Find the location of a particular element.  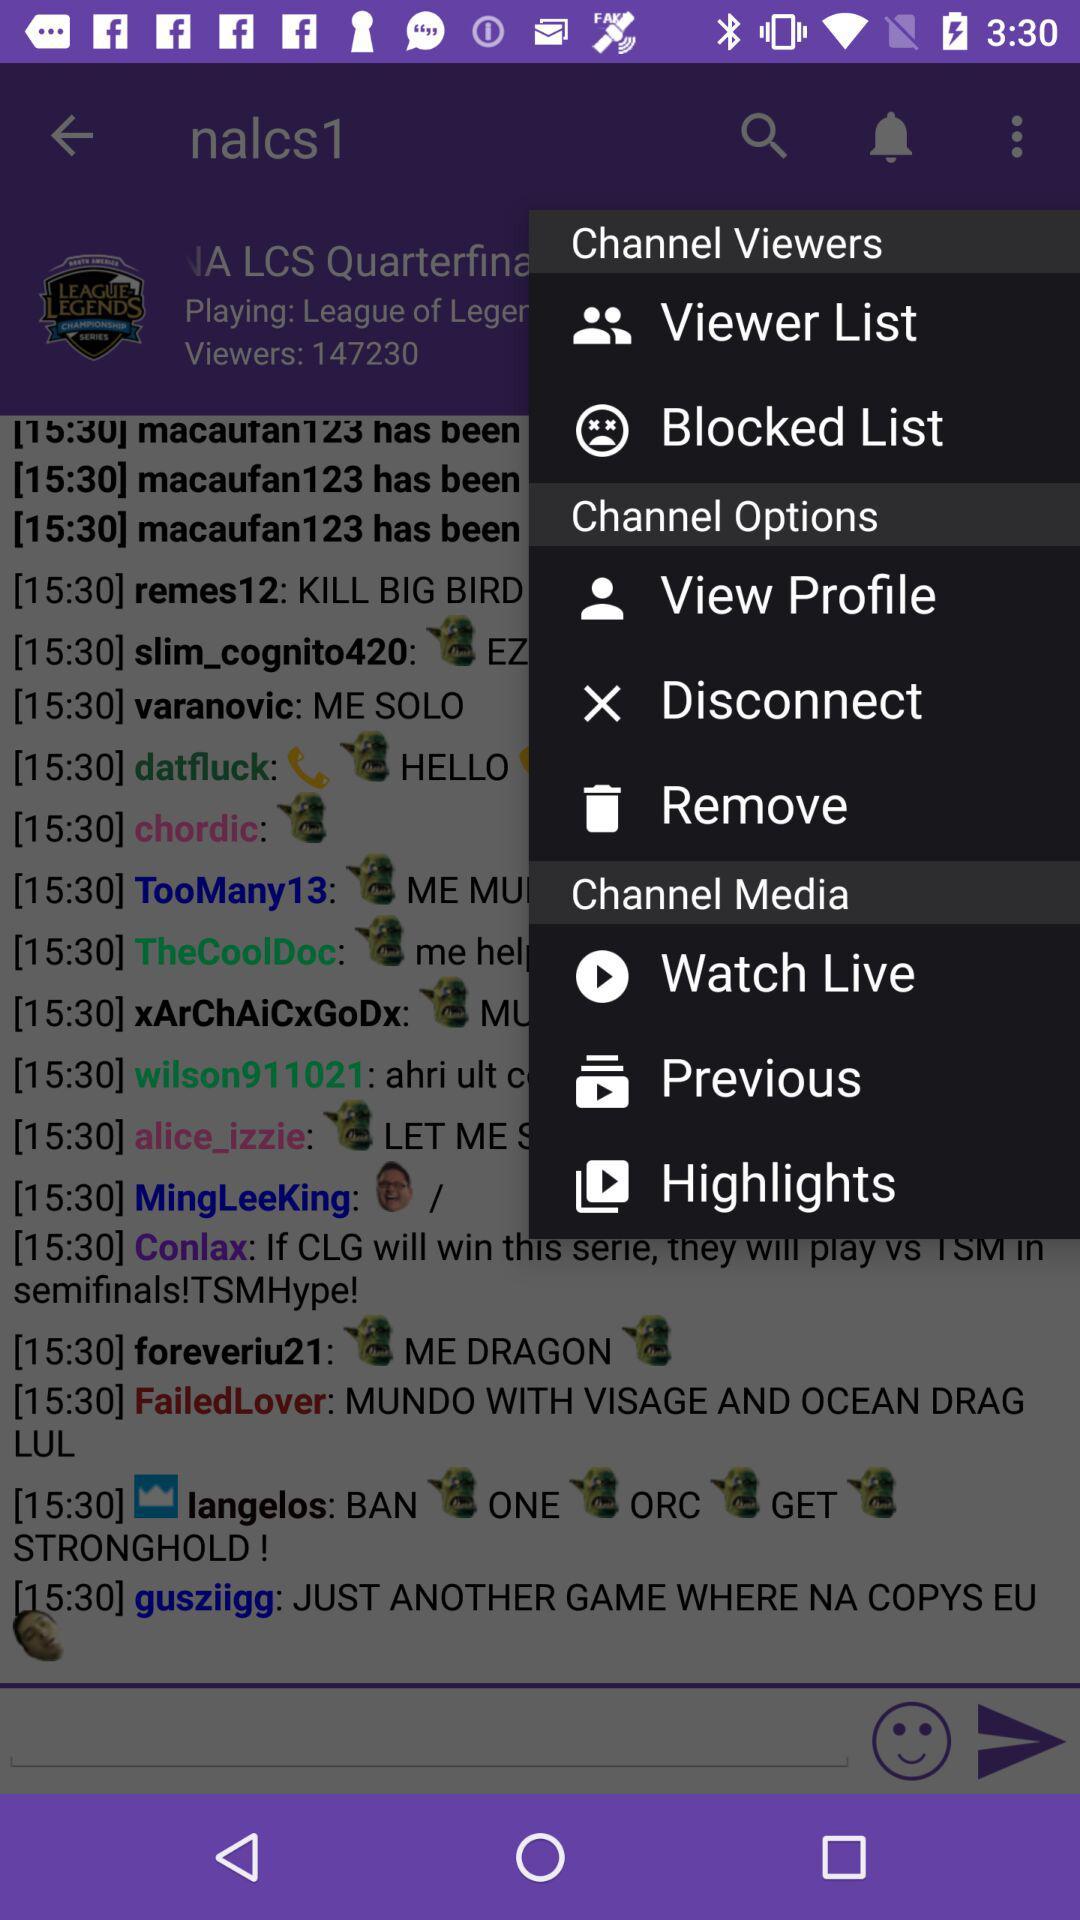

the settings icon is located at coordinates (894, 311).